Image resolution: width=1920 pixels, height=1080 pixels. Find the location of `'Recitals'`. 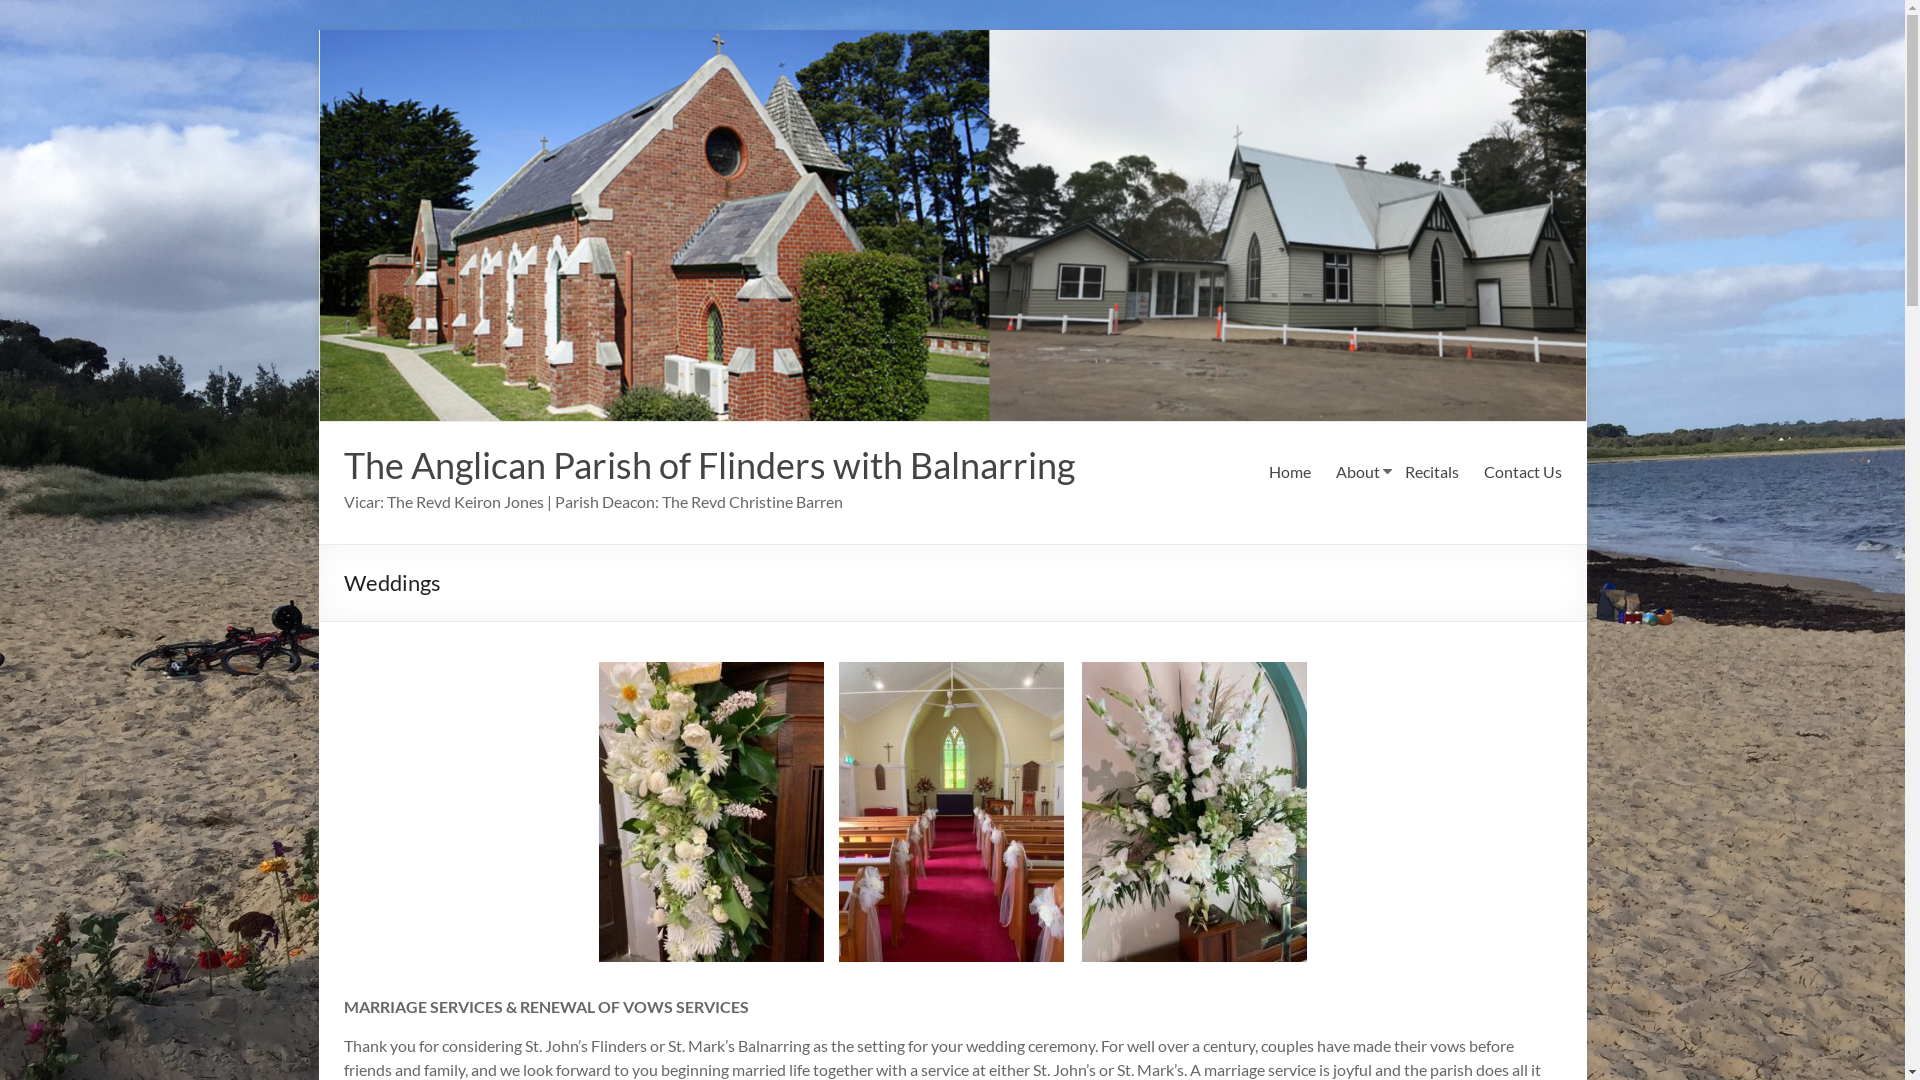

'Recitals' is located at coordinates (1429, 471).